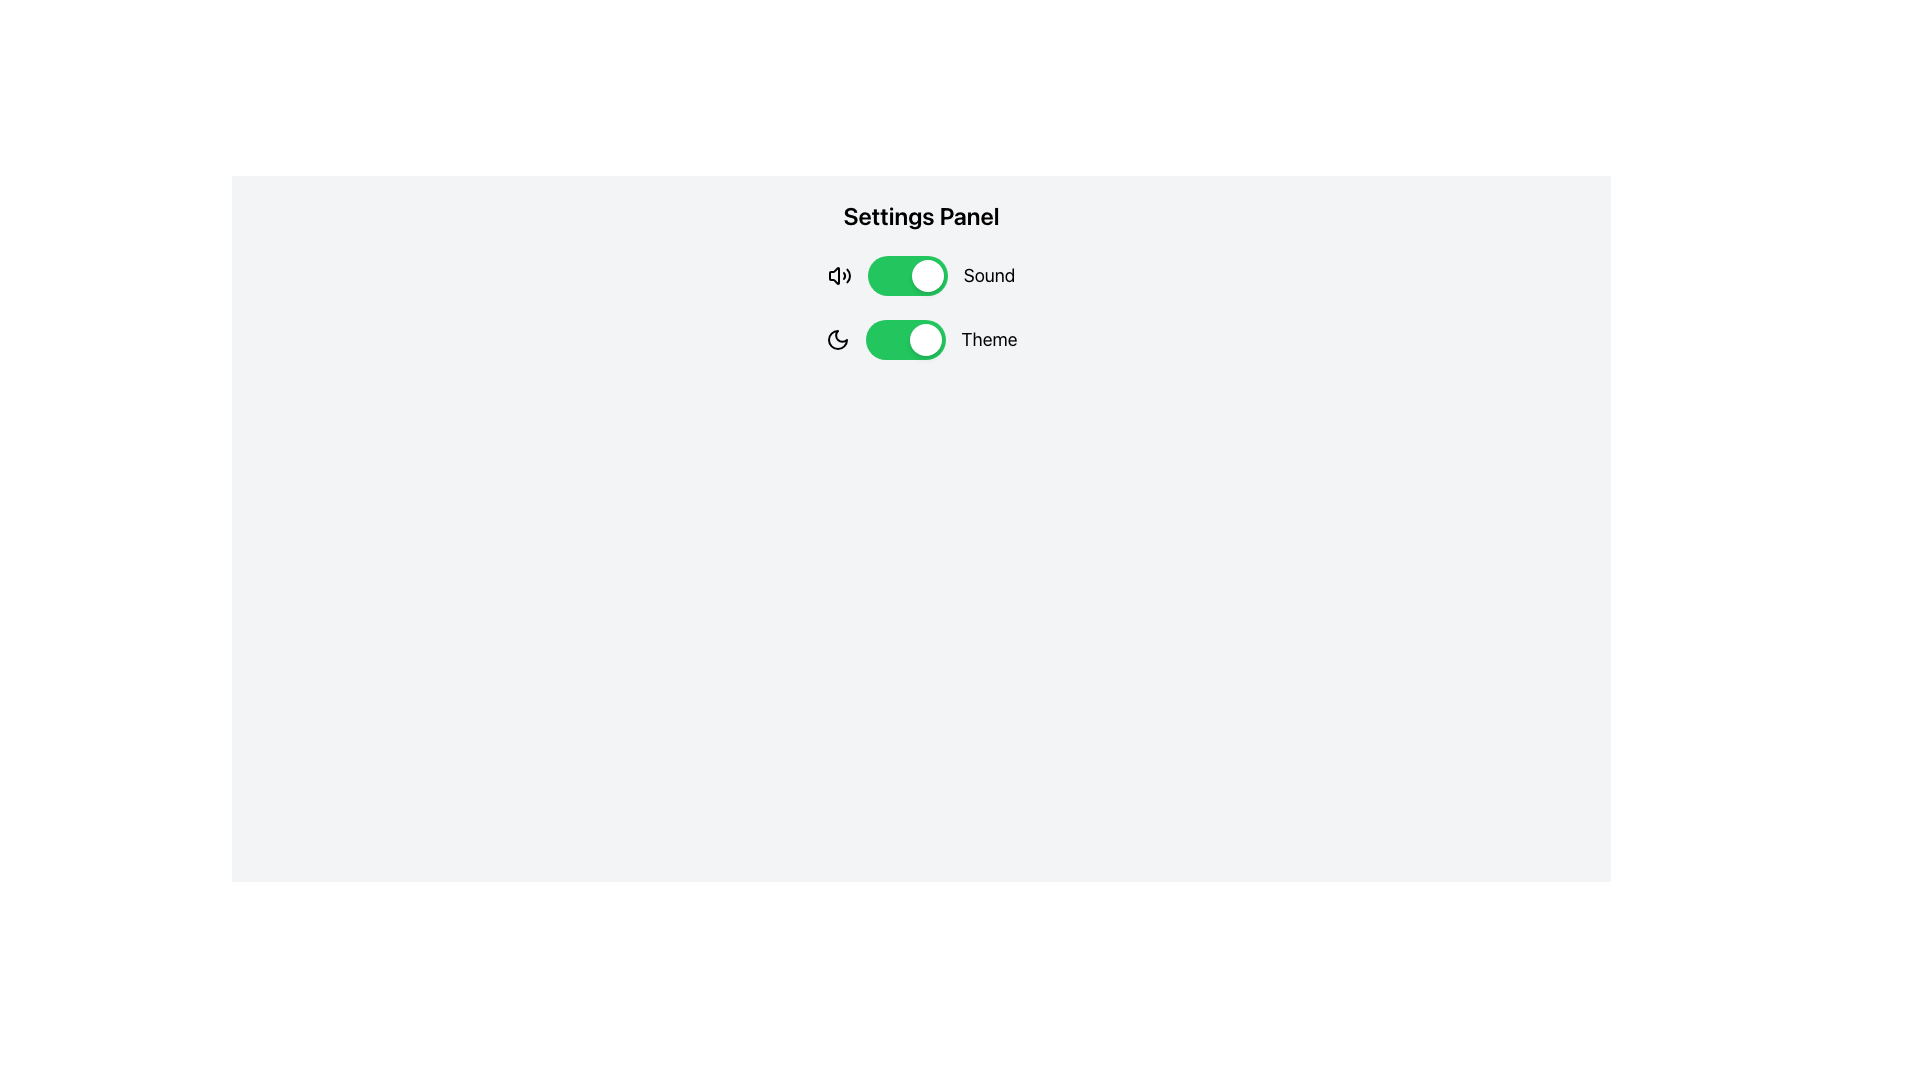 Image resolution: width=1920 pixels, height=1080 pixels. I want to click on the first toggle switch in the settings interface, so click(940, 276).